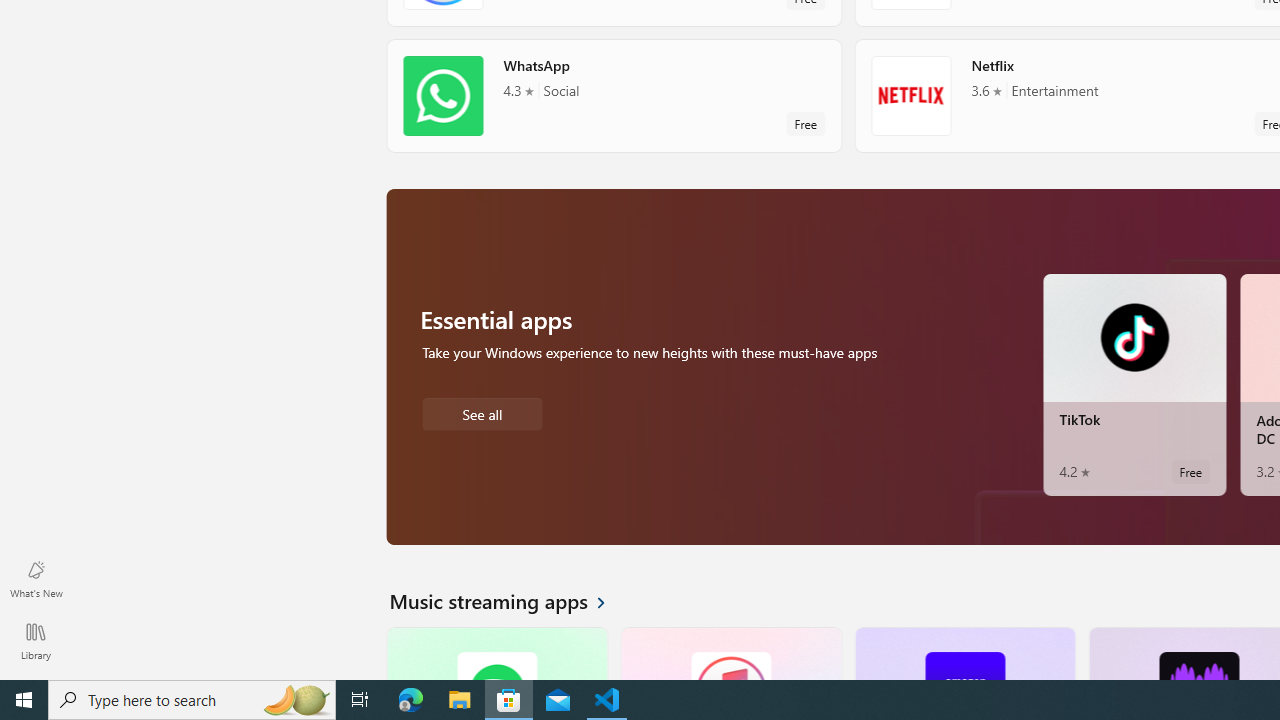 The height and width of the screenshot is (720, 1280). I want to click on 'See all  Essential apps', so click(481, 411).